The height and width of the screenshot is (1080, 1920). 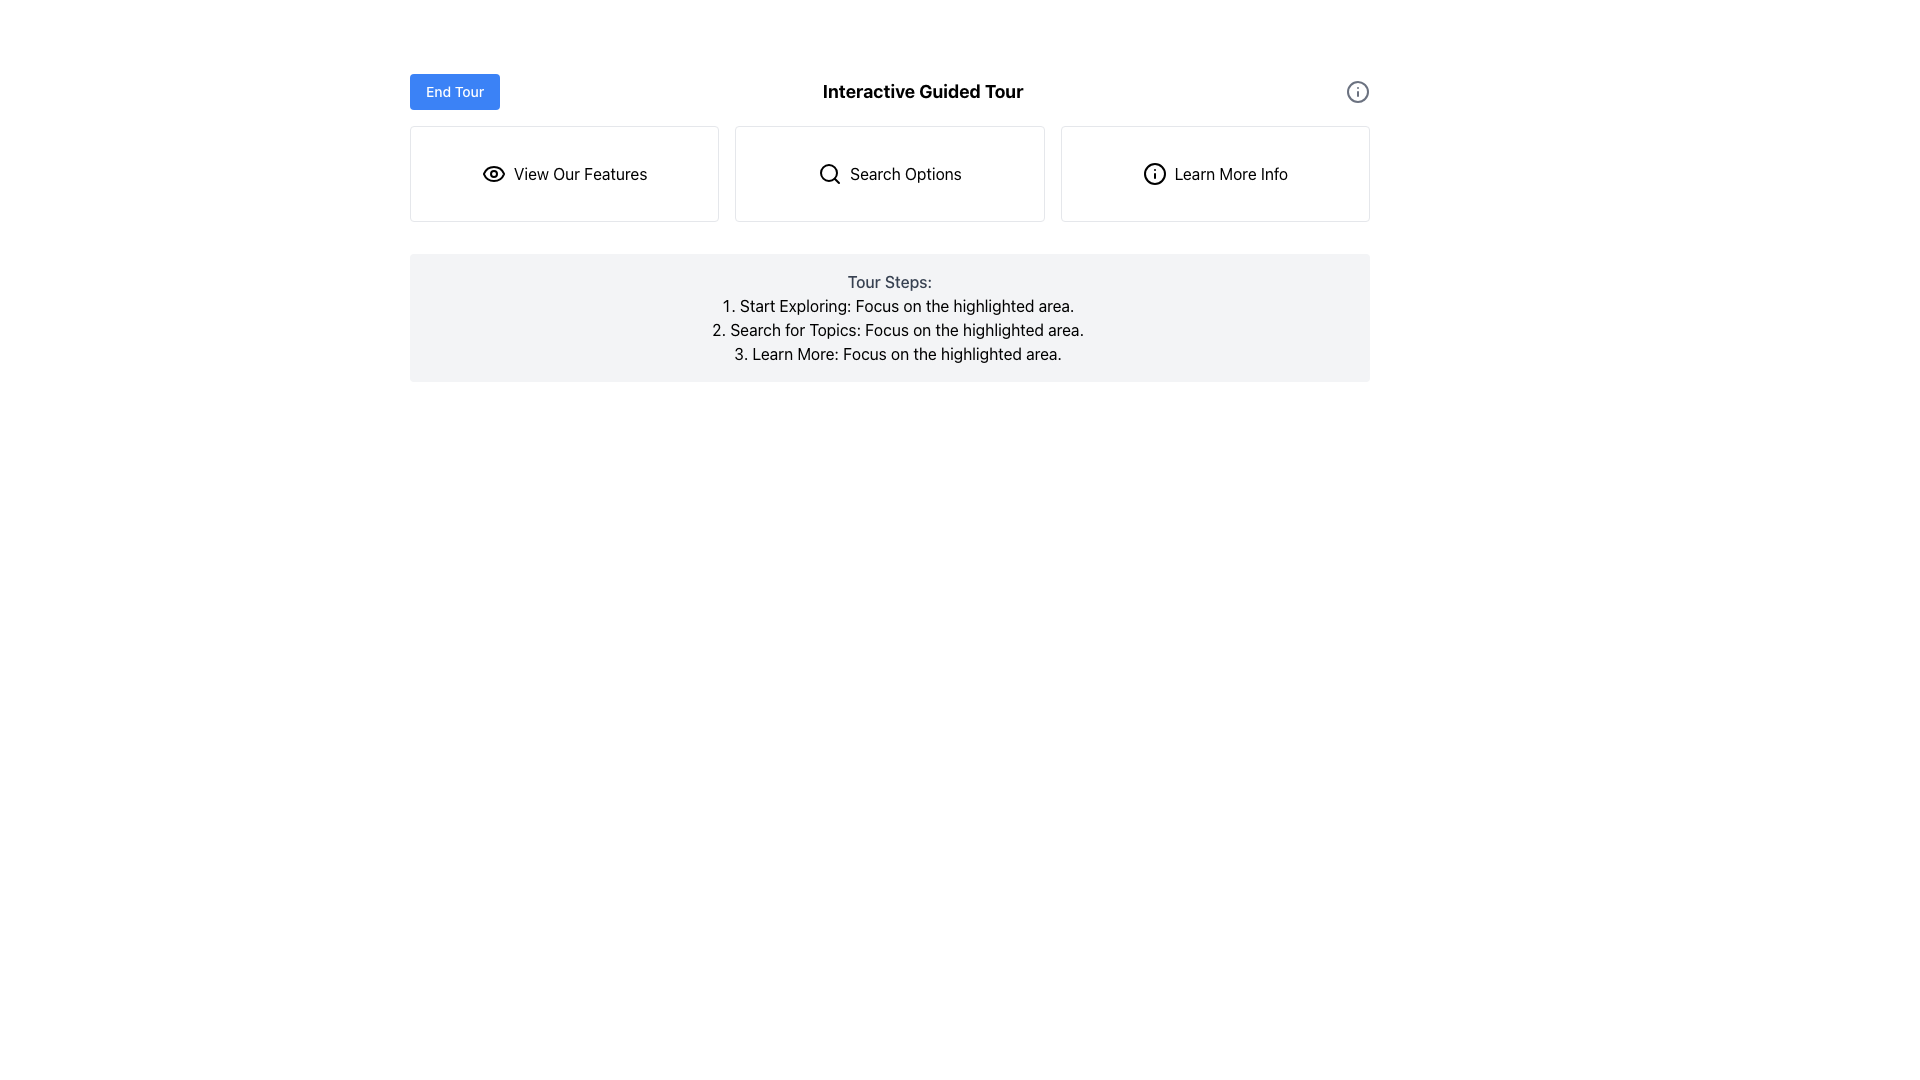 I want to click on the blue 'End Tour' button with rounded corners to change its background color, so click(x=454, y=92).